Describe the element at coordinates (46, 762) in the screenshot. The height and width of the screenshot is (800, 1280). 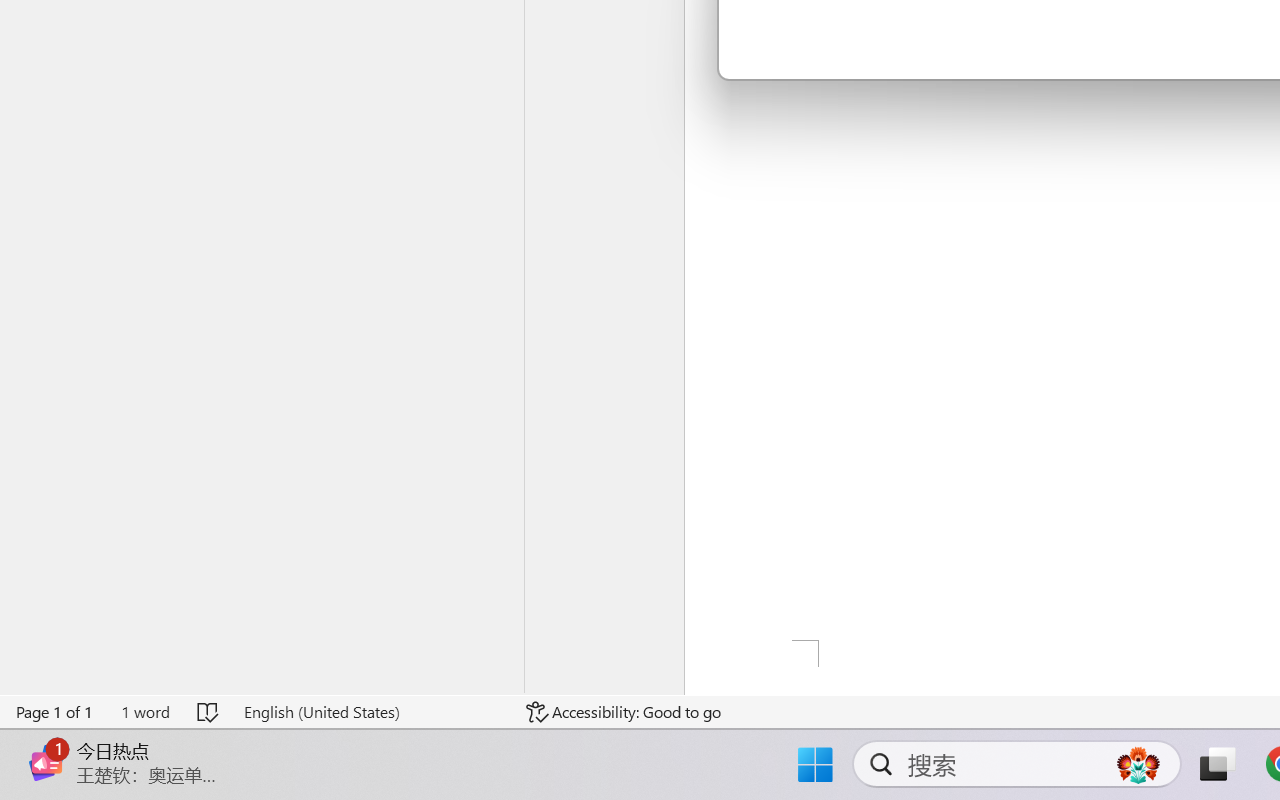
I see `'Class: Image'` at that location.